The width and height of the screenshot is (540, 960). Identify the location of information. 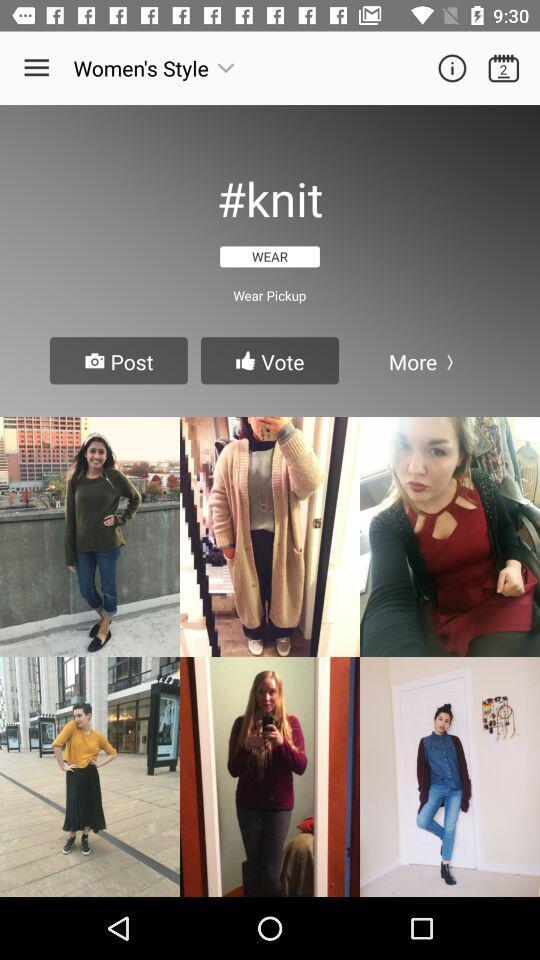
(452, 68).